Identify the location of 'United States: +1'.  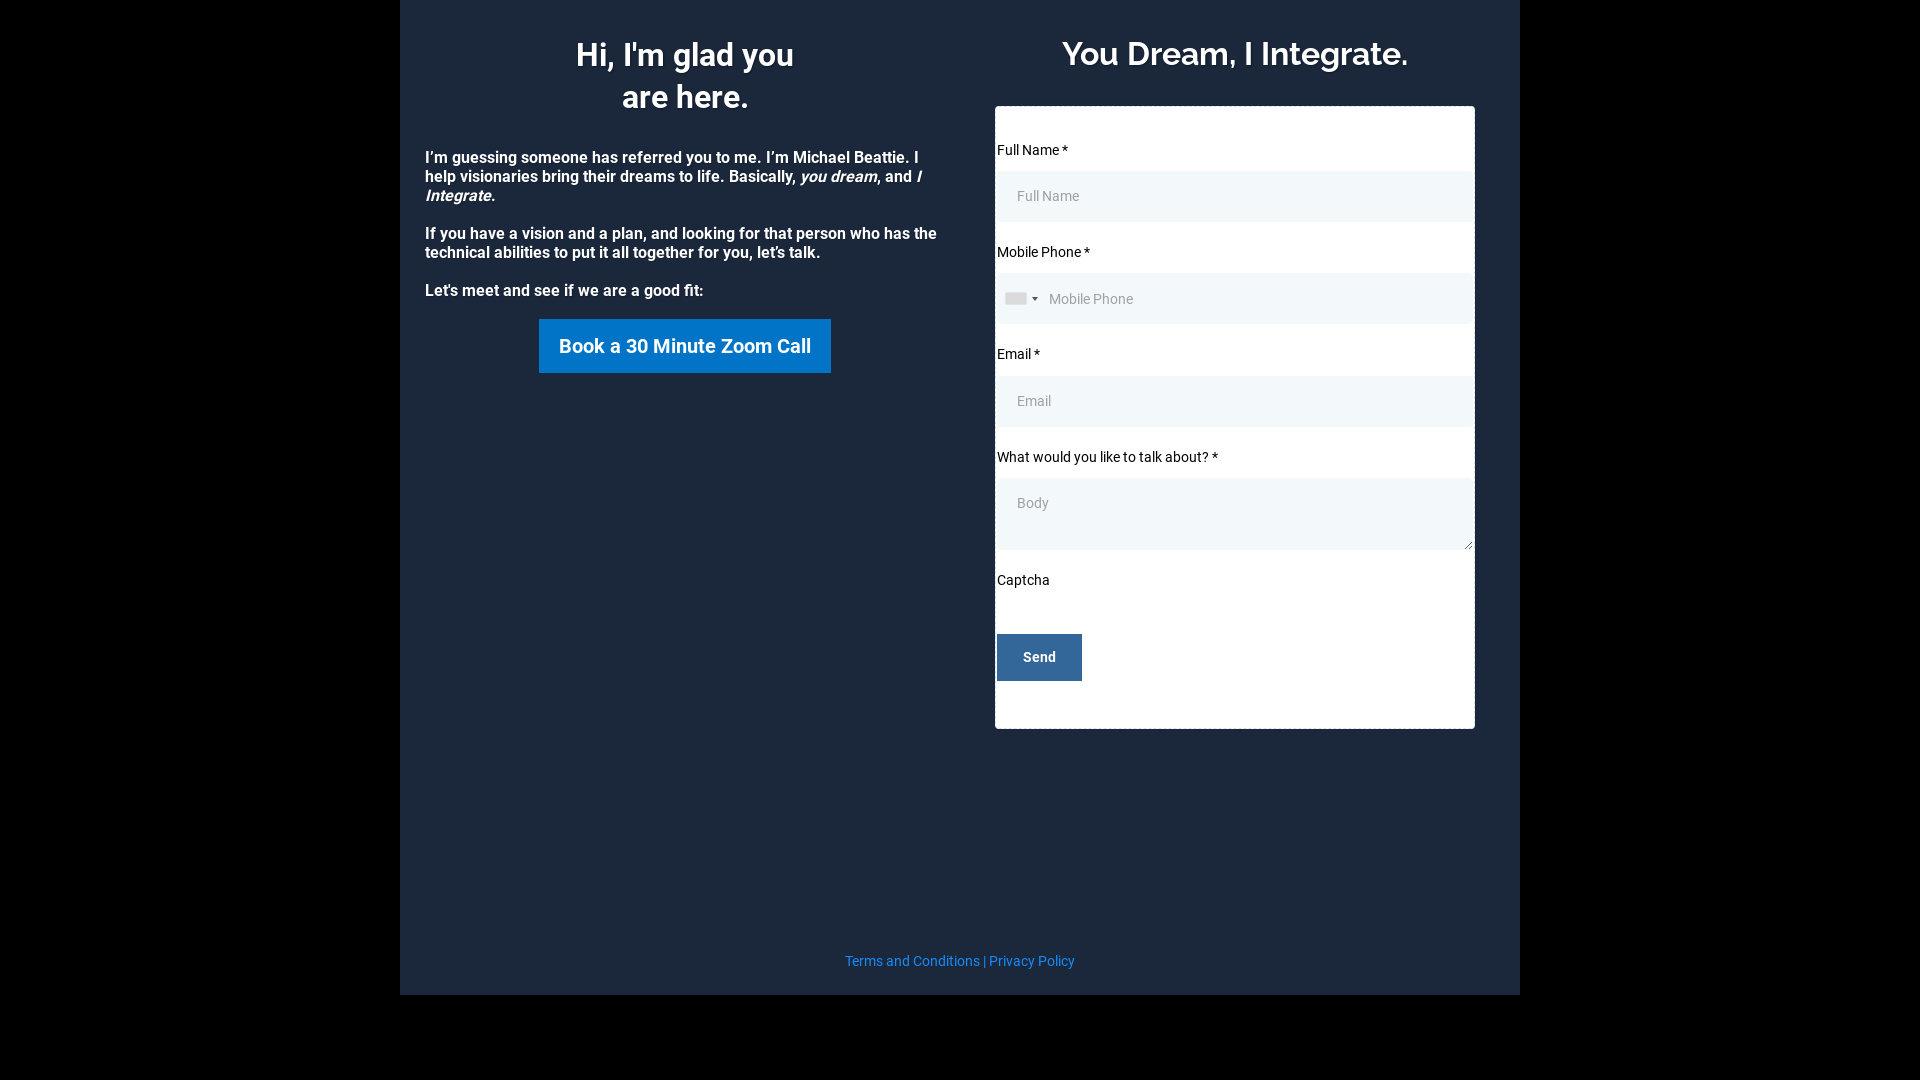
(998, 298).